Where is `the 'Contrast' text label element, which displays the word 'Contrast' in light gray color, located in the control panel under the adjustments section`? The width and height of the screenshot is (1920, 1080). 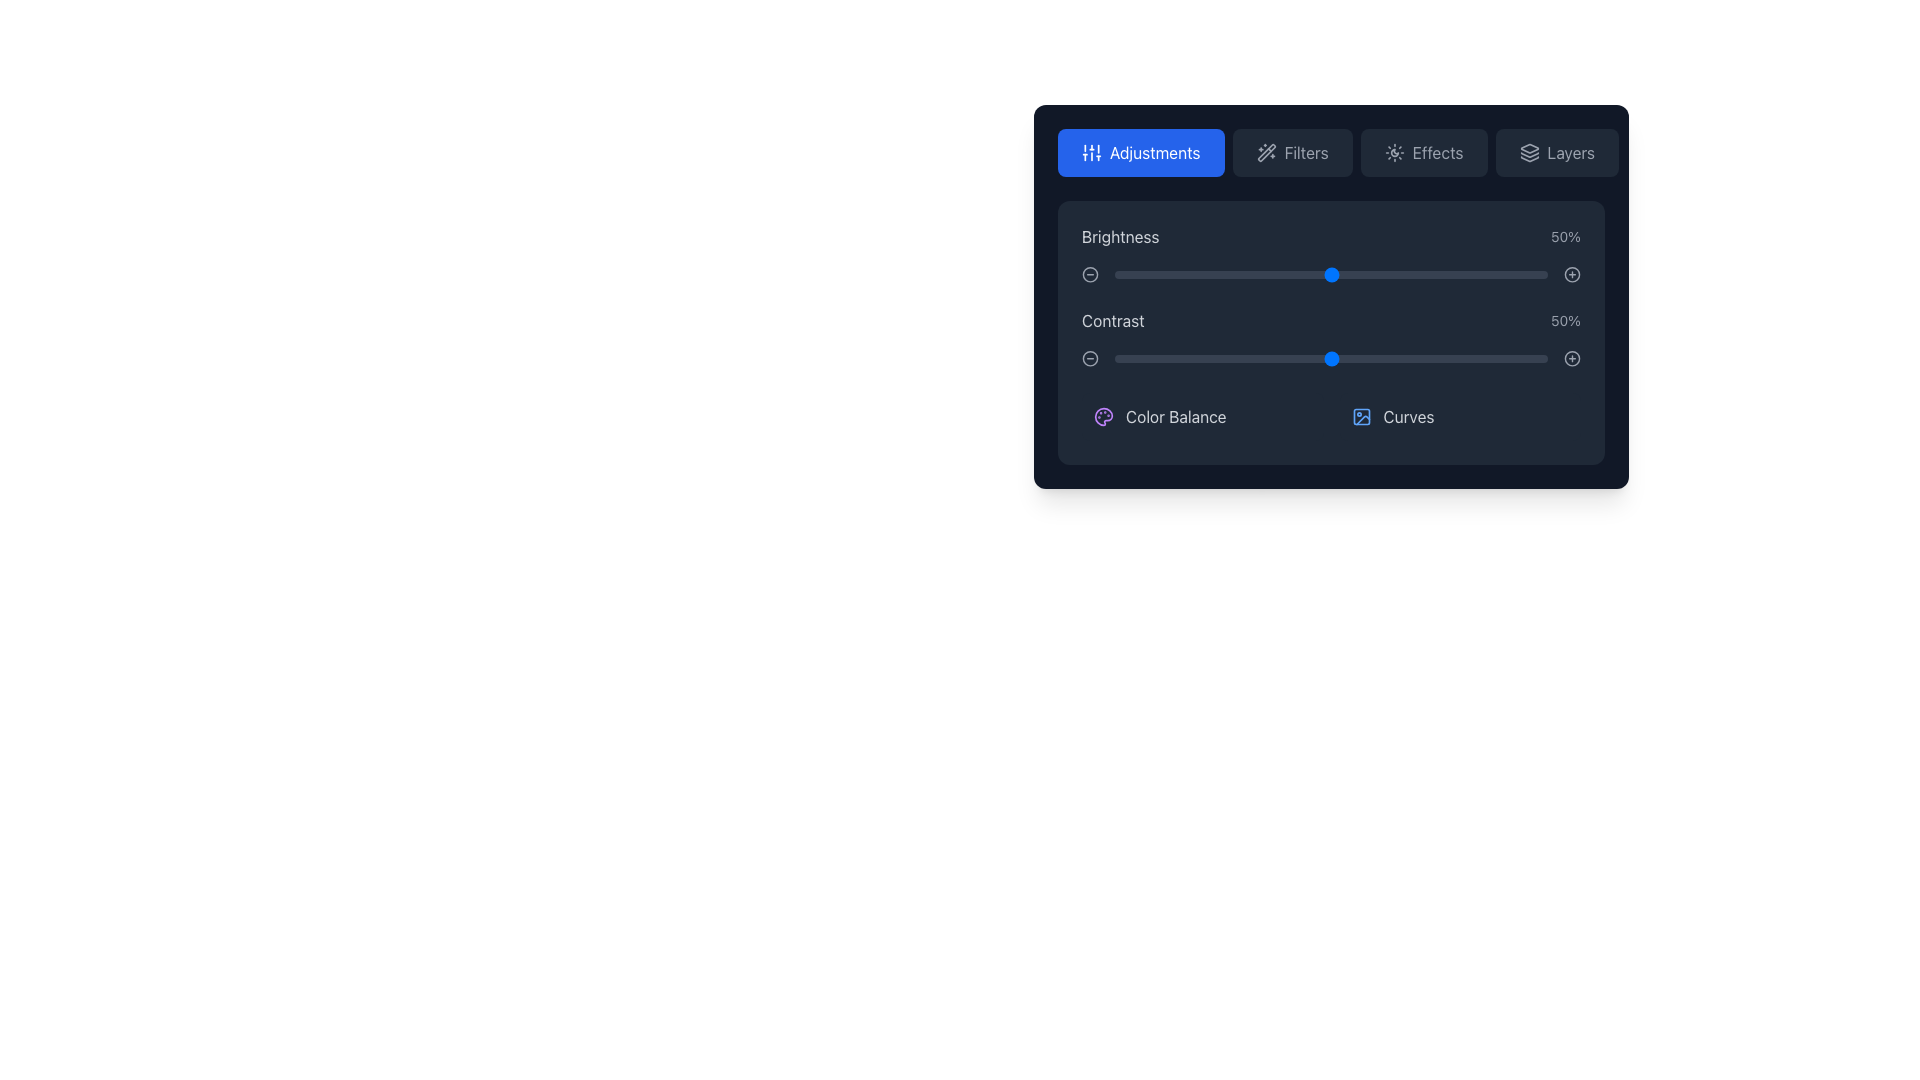
the 'Contrast' text label element, which displays the word 'Contrast' in light gray color, located in the control panel under the adjustments section is located at coordinates (1112, 319).